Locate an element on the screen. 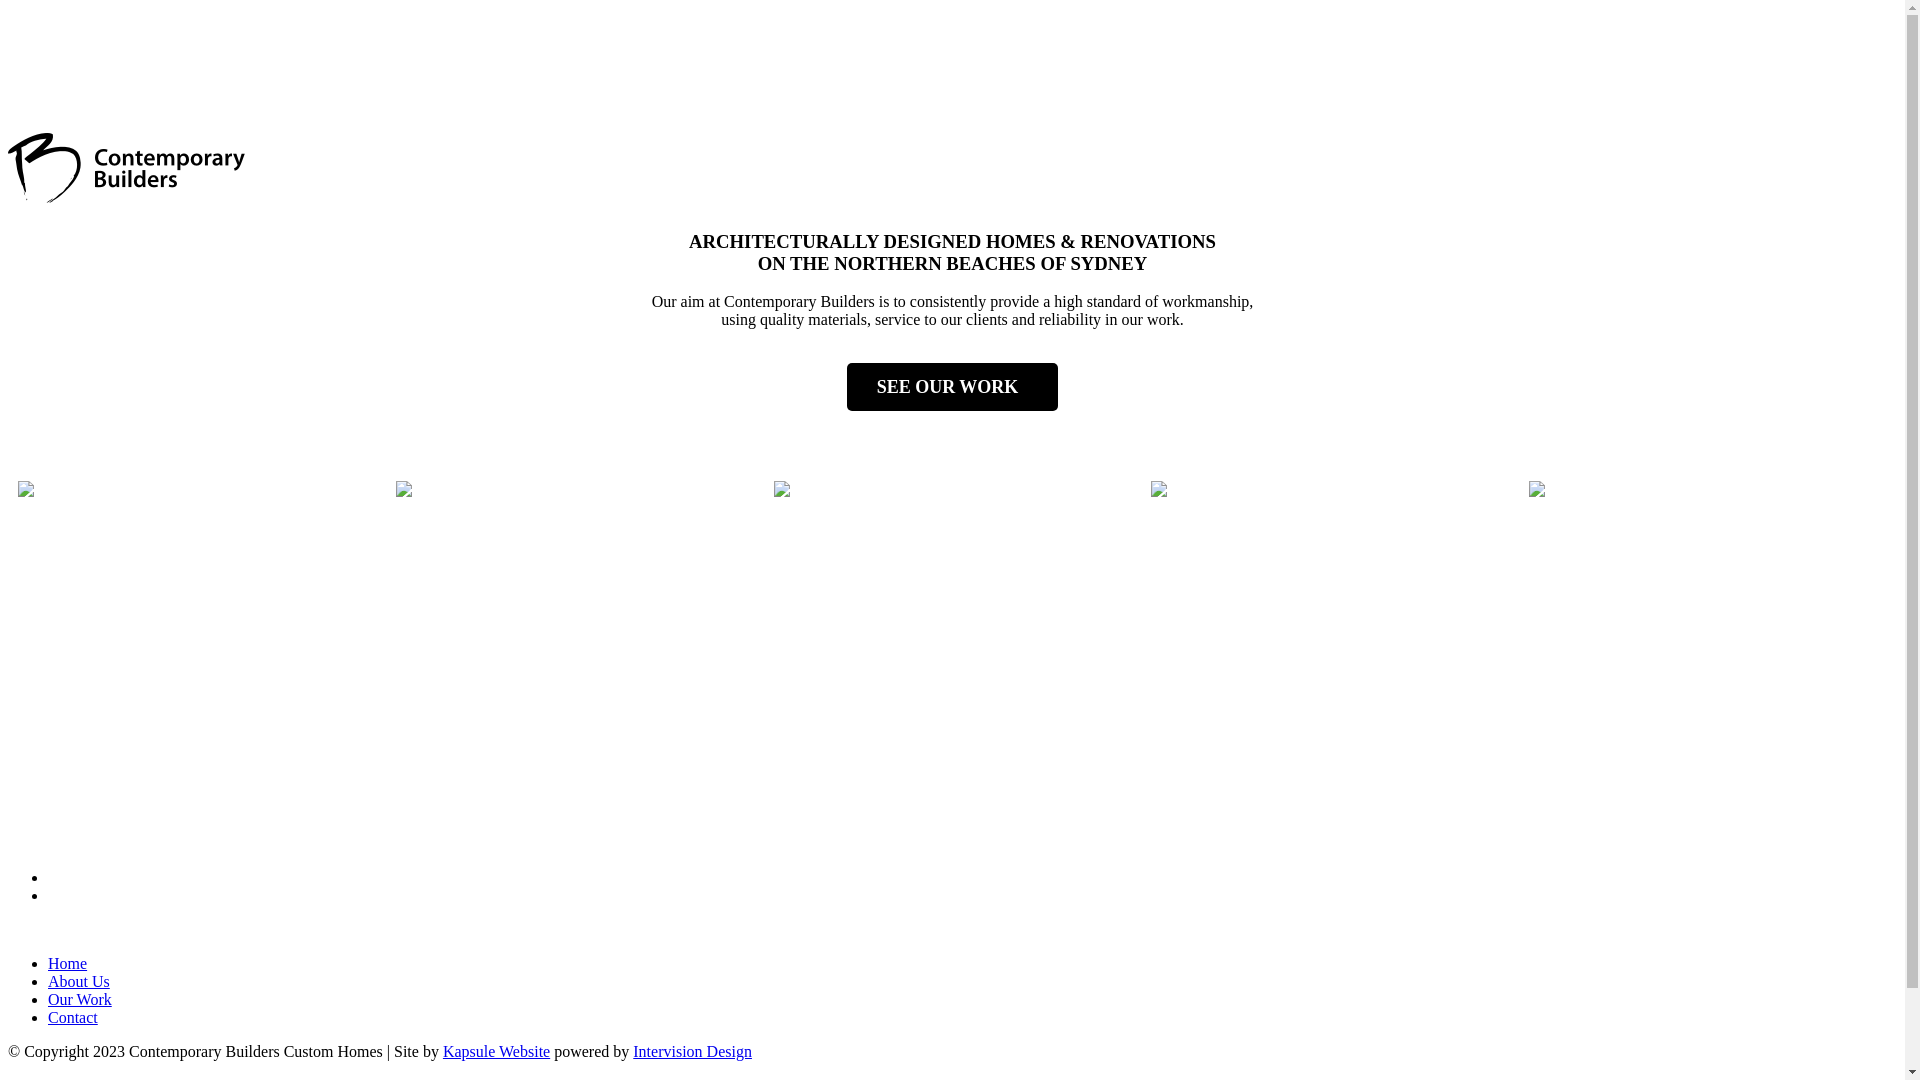 Image resolution: width=1920 pixels, height=1080 pixels. 'Contact' is located at coordinates (72, 1017).